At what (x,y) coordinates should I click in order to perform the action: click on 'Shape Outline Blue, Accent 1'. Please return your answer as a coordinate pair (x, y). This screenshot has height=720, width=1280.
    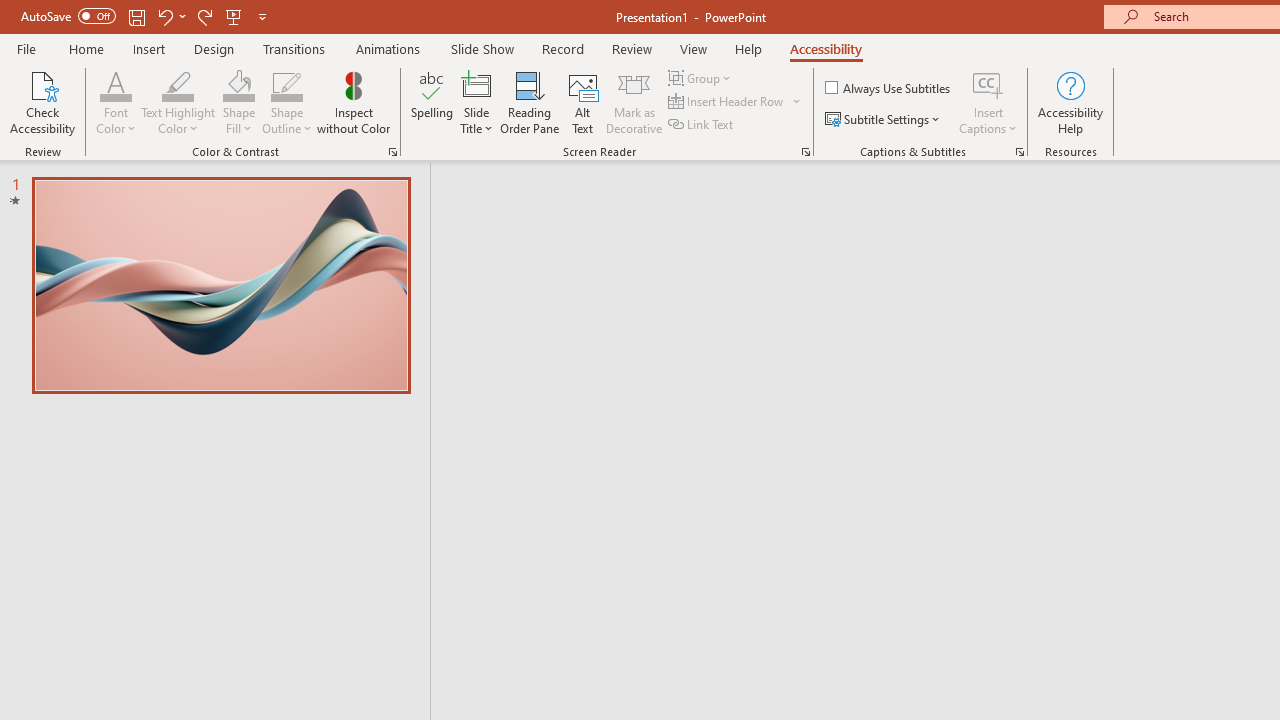
    Looking at the image, I should click on (286, 84).